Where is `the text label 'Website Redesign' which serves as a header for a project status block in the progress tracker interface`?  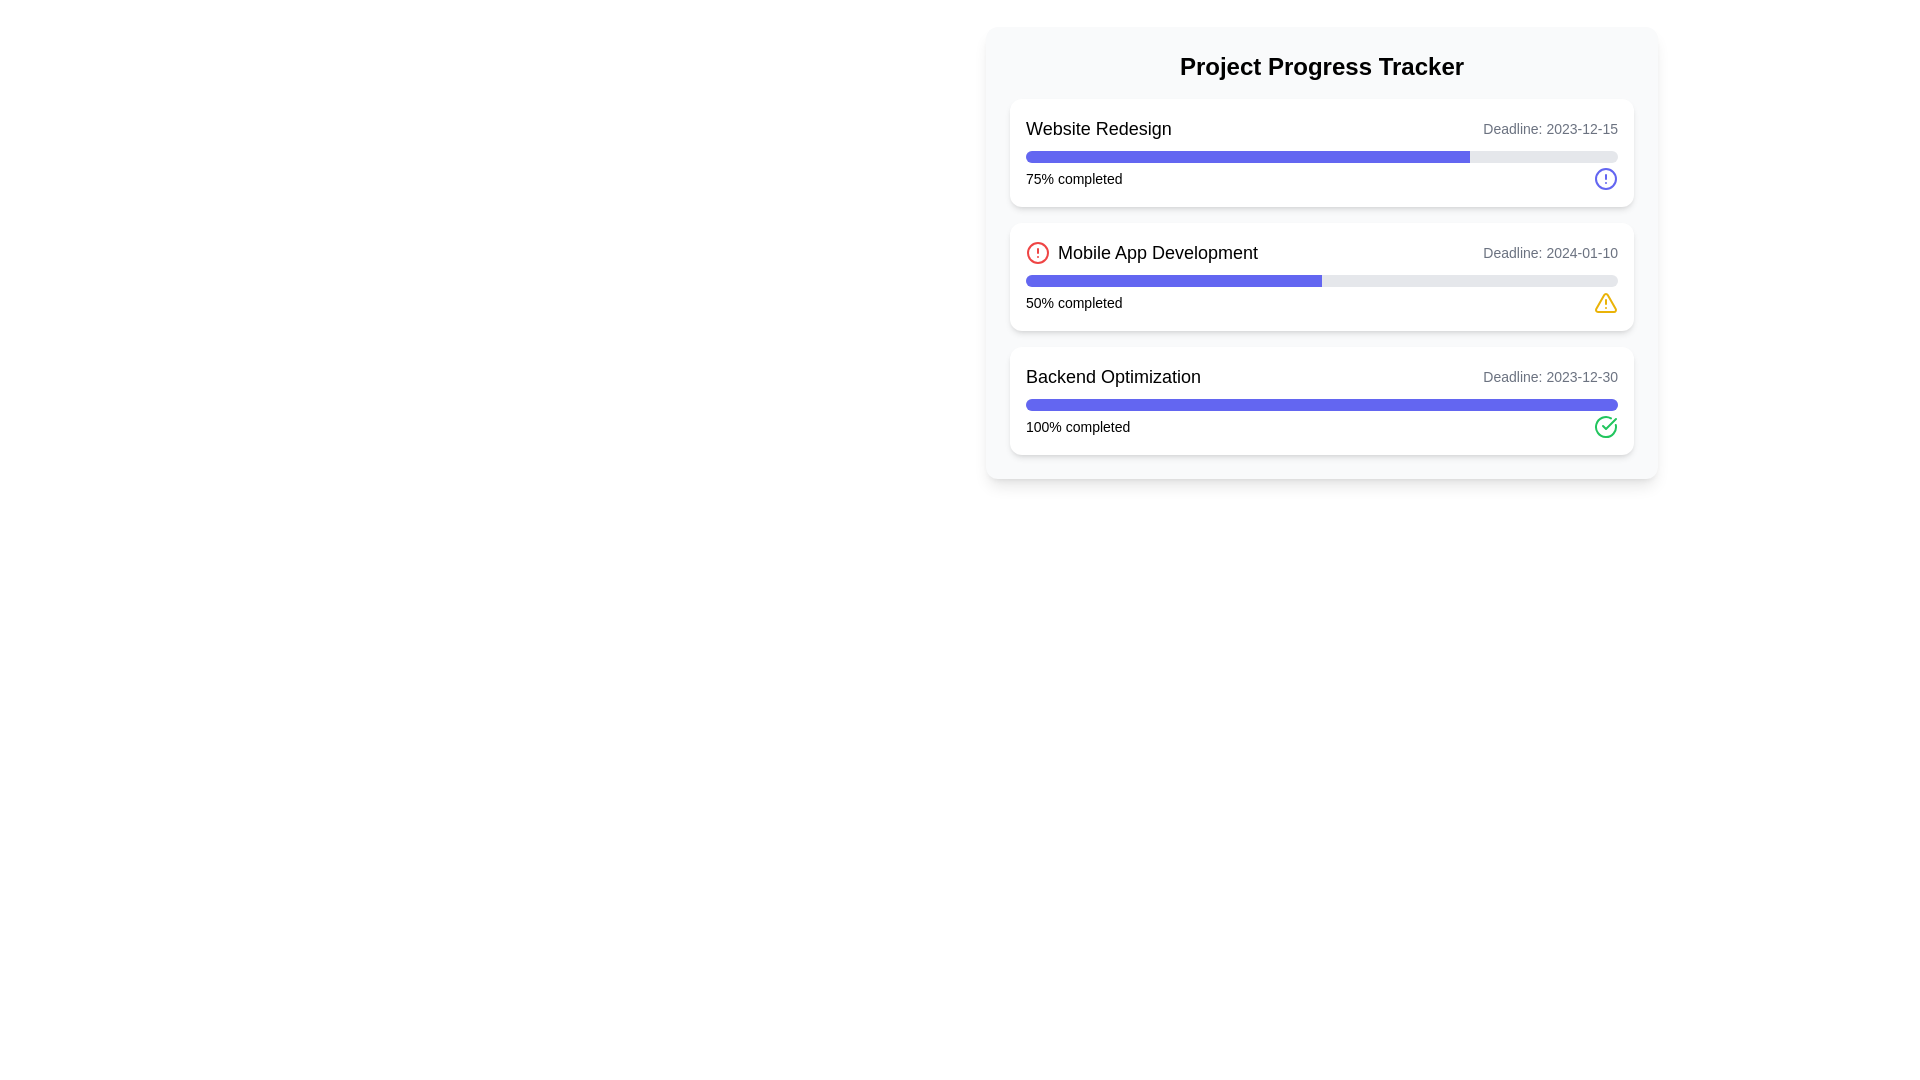
the text label 'Website Redesign' which serves as a header for a project status block in the progress tracker interface is located at coordinates (1097, 128).